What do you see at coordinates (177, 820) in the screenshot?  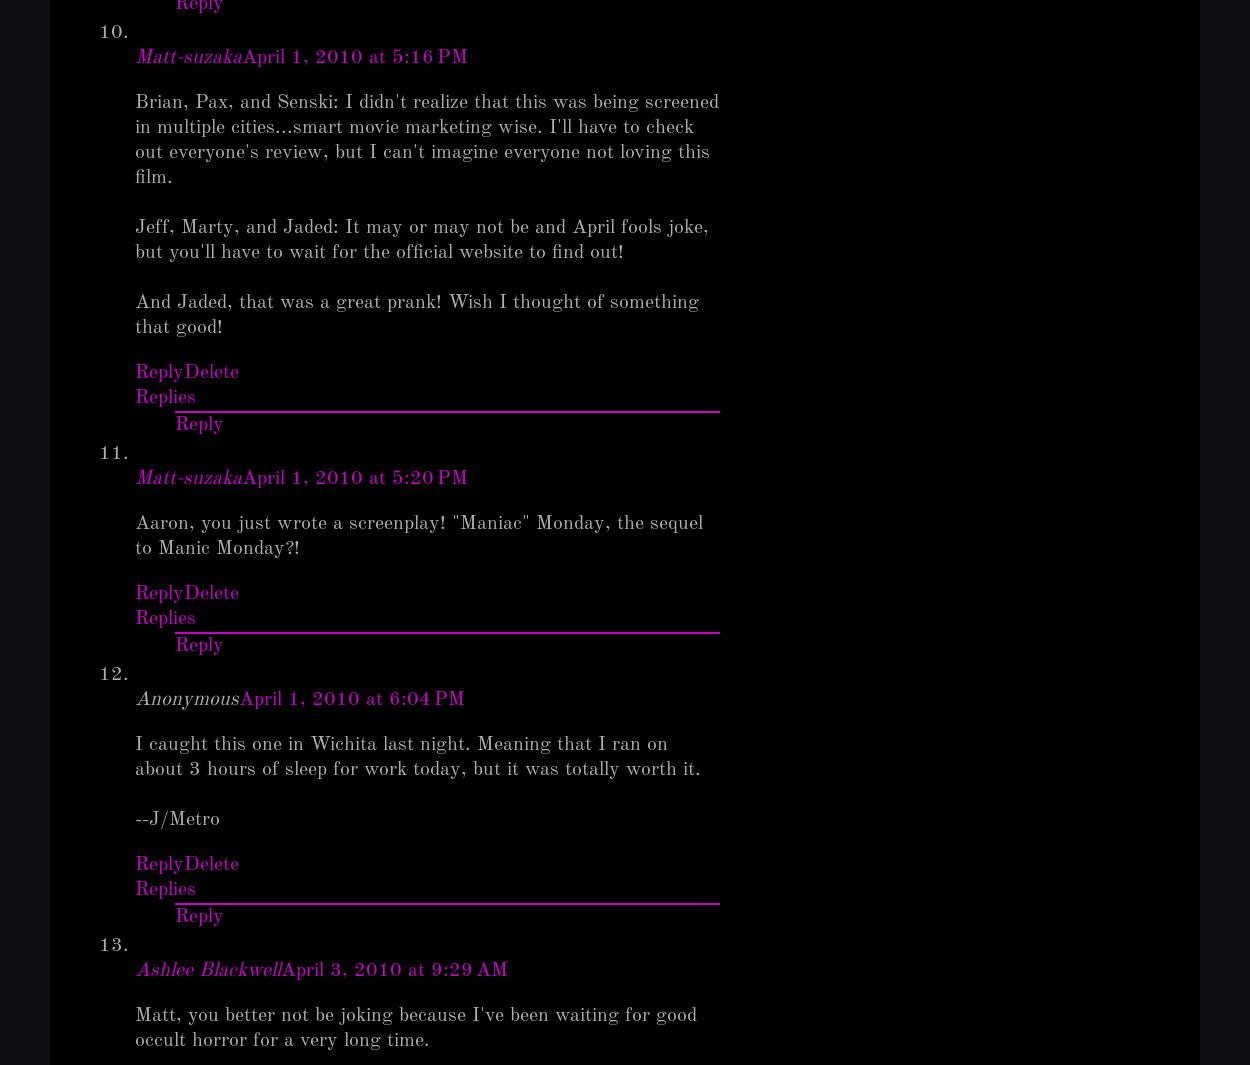 I see `'--J/Metro'` at bounding box center [177, 820].